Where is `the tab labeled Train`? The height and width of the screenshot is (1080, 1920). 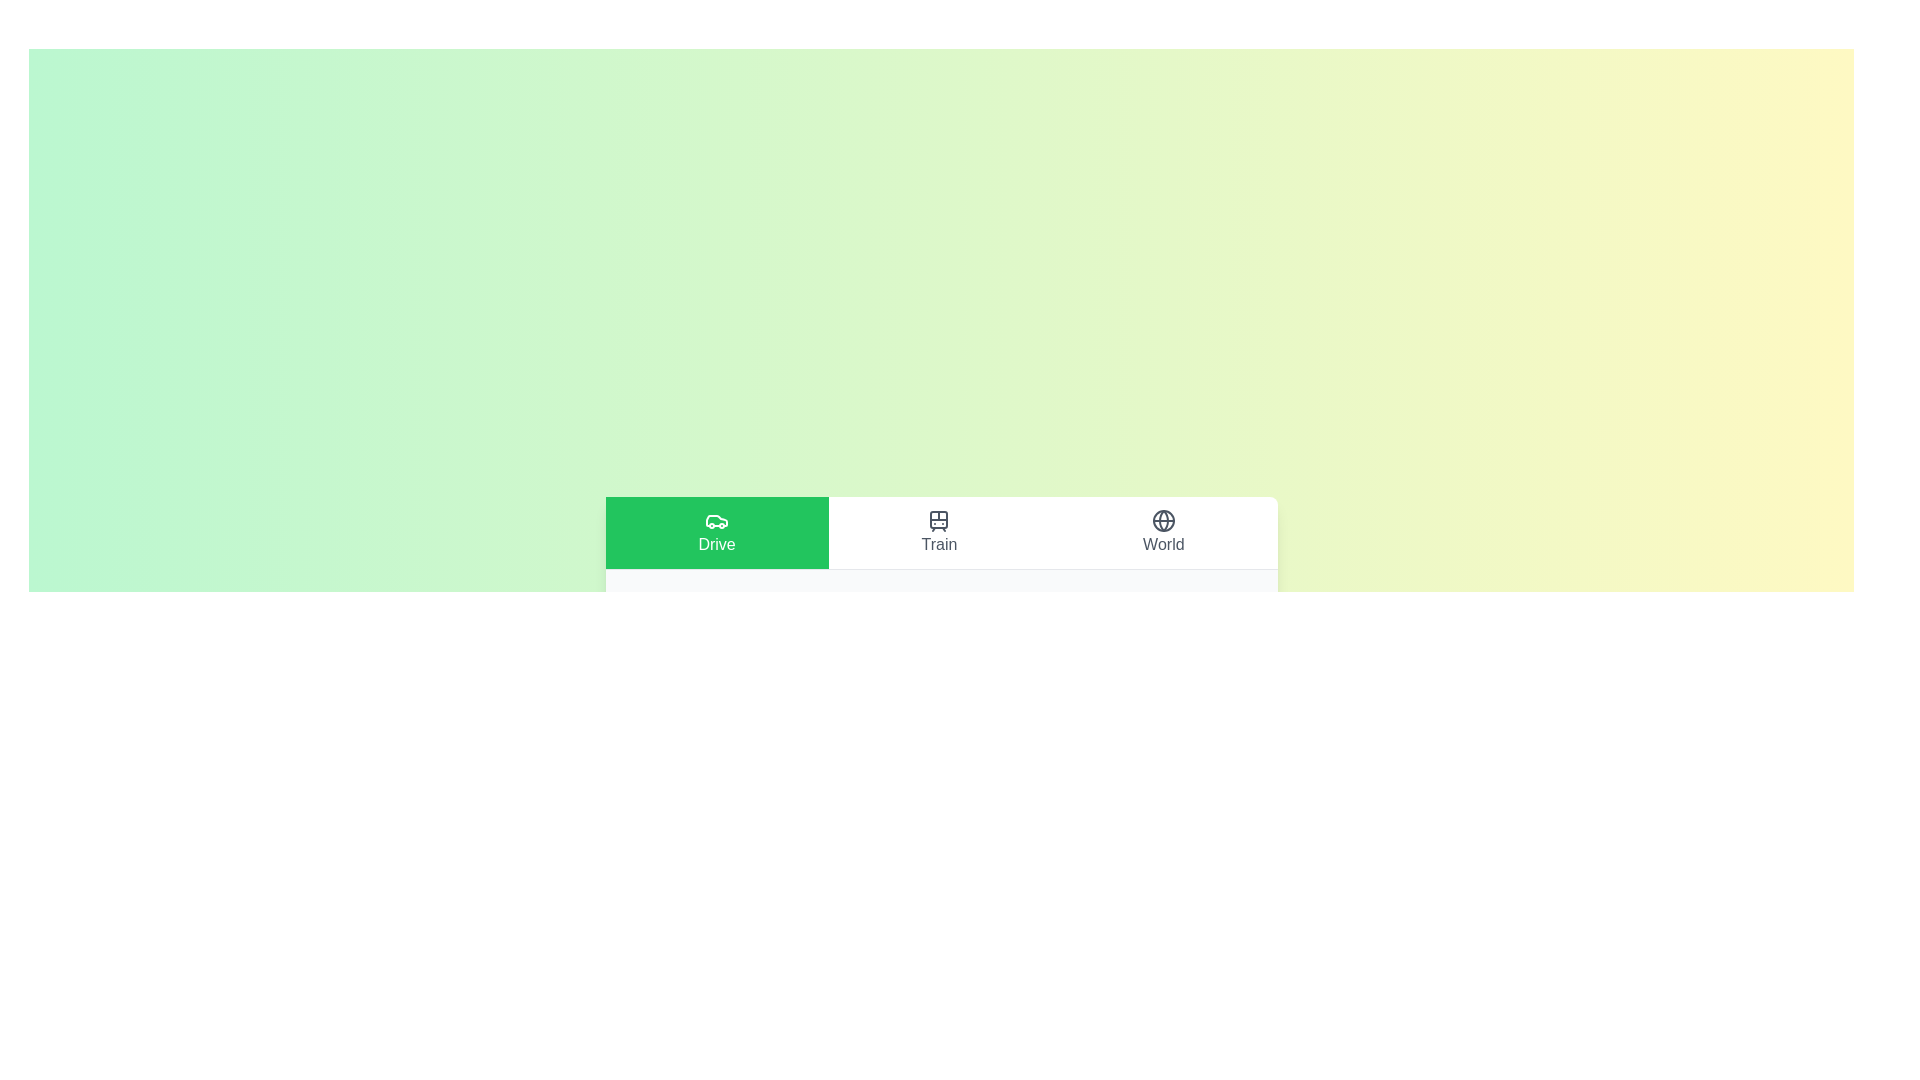 the tab labeled Train is located at coordinates (938, 531).